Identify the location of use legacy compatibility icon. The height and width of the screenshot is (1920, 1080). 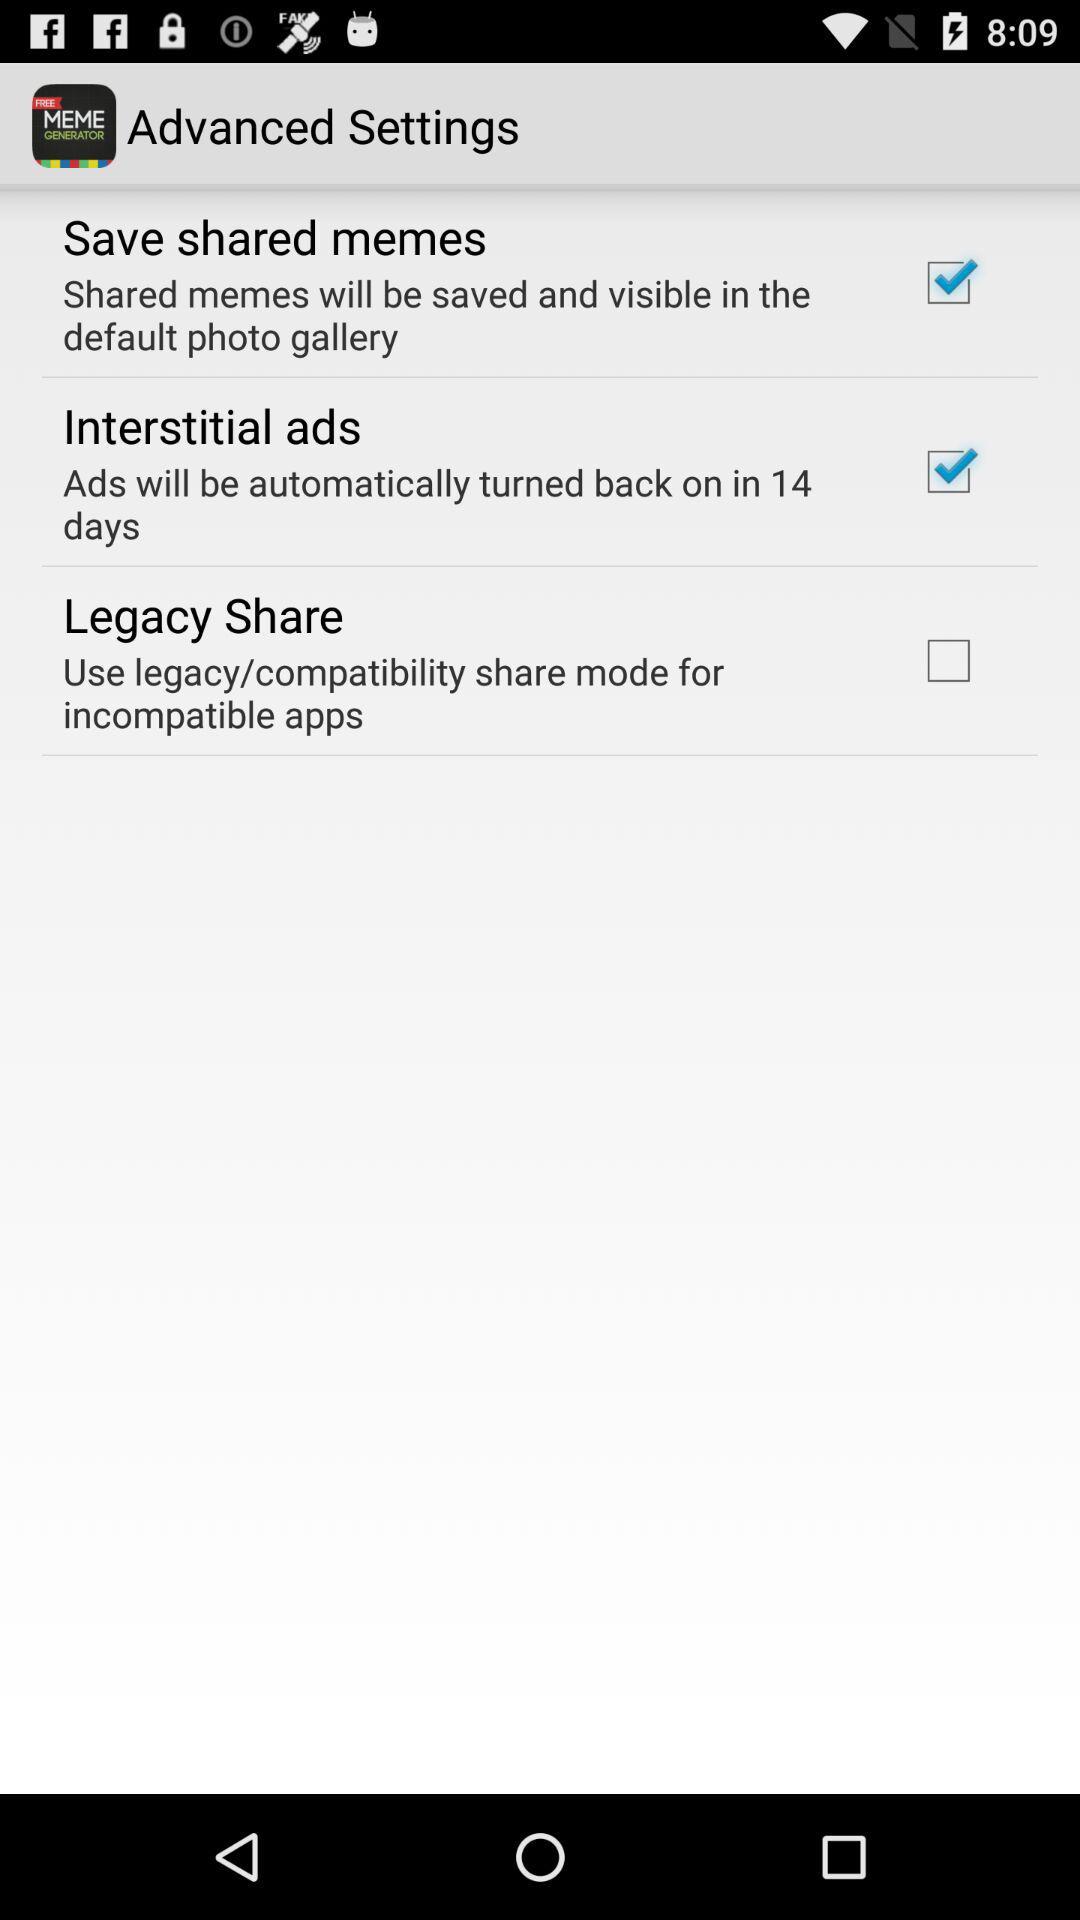
(463, 692).